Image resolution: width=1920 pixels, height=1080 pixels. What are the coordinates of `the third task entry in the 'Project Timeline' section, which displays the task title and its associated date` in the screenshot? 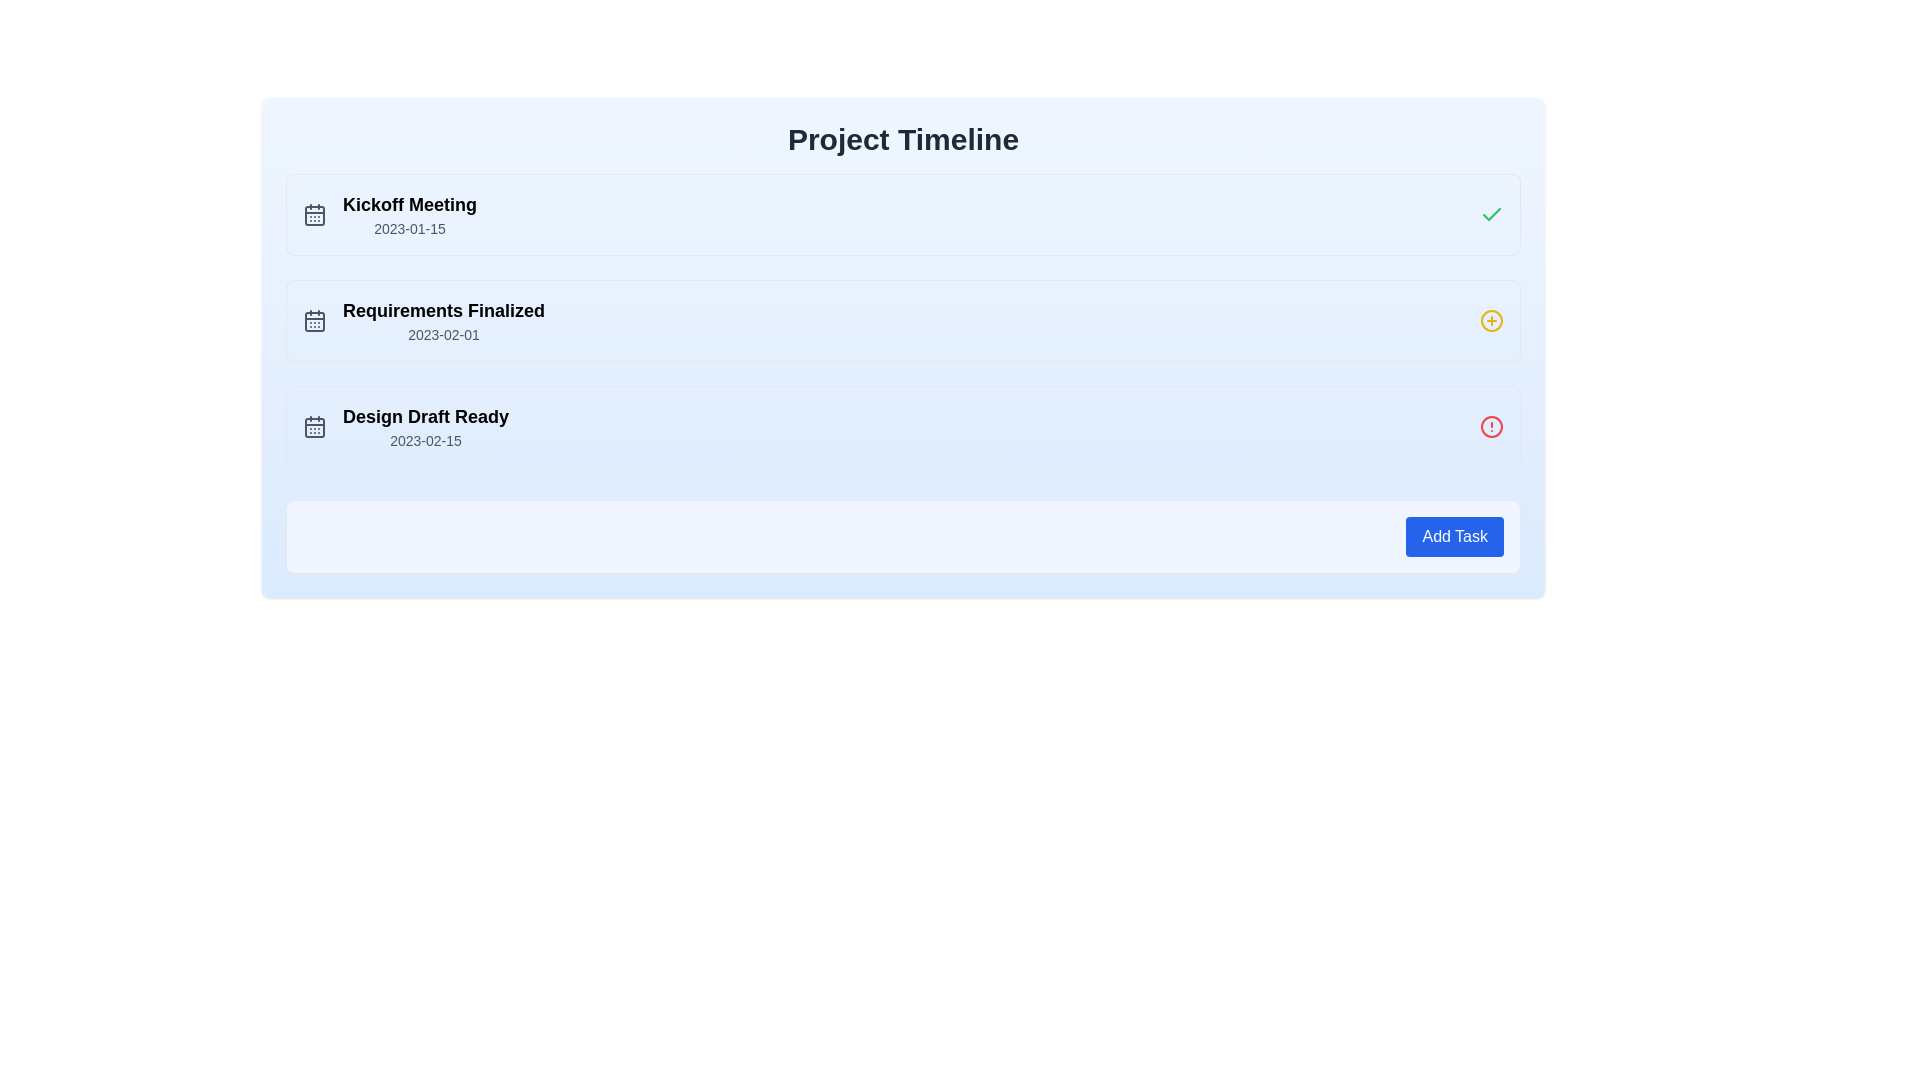 It's located at (425, 426).